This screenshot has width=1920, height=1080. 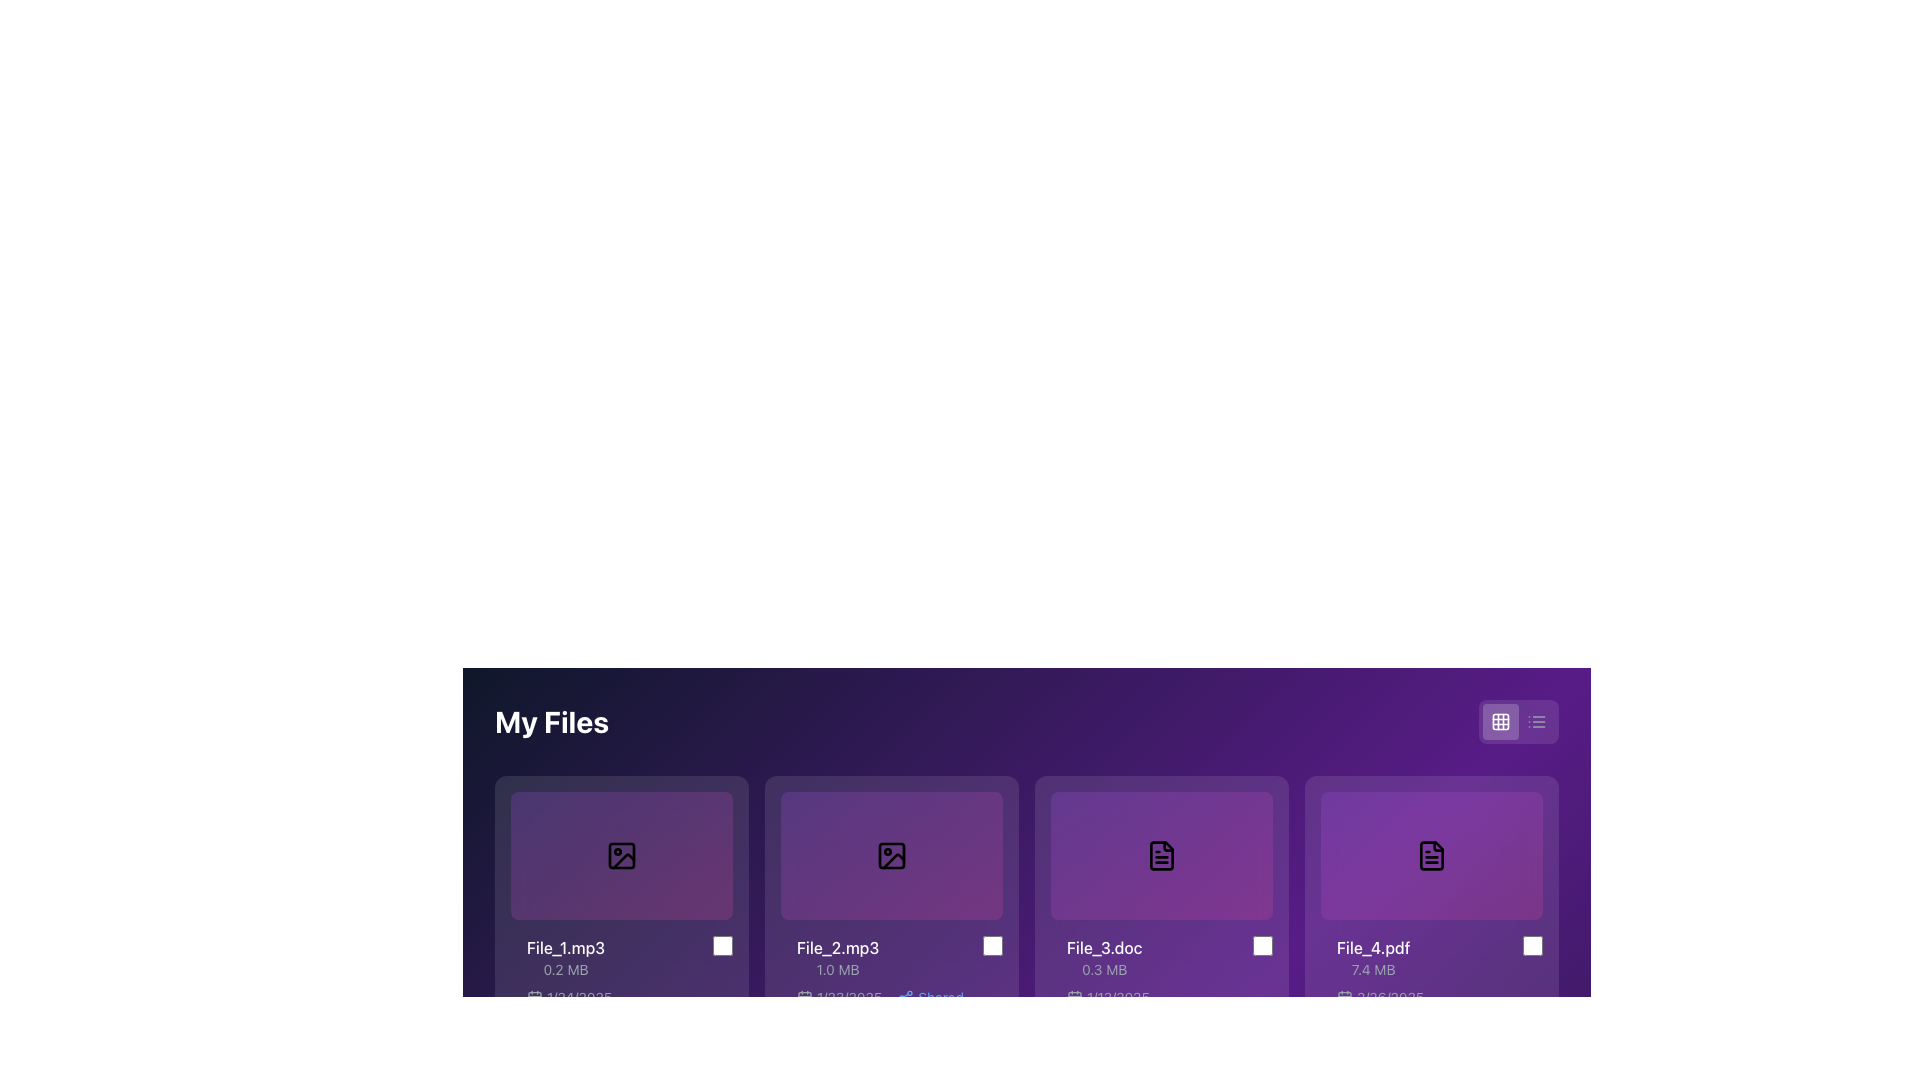 I want to click on the grid view toggle button located in the upper-right corner of the interface, so click(x=1501, y=721).